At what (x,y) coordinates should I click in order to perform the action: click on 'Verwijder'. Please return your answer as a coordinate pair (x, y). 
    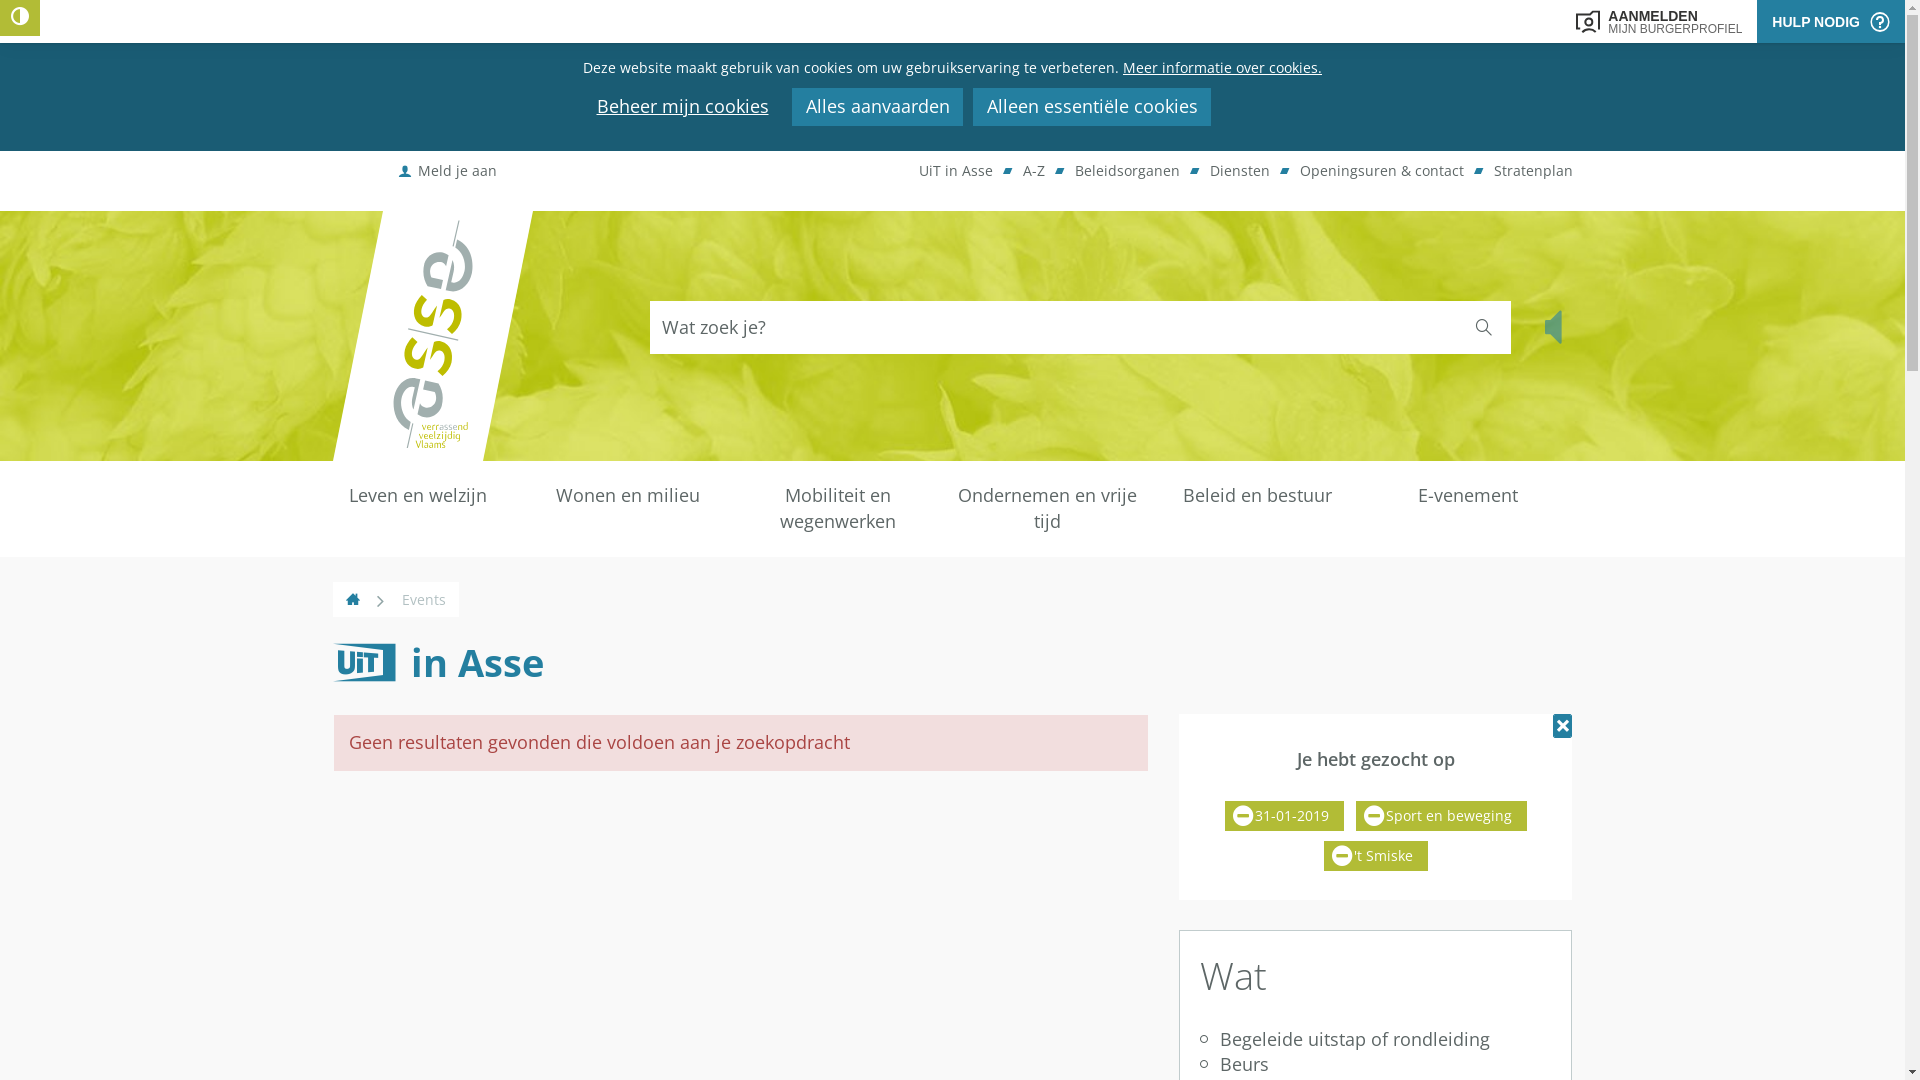
    Looking at the image, I should click on (1561, 725).